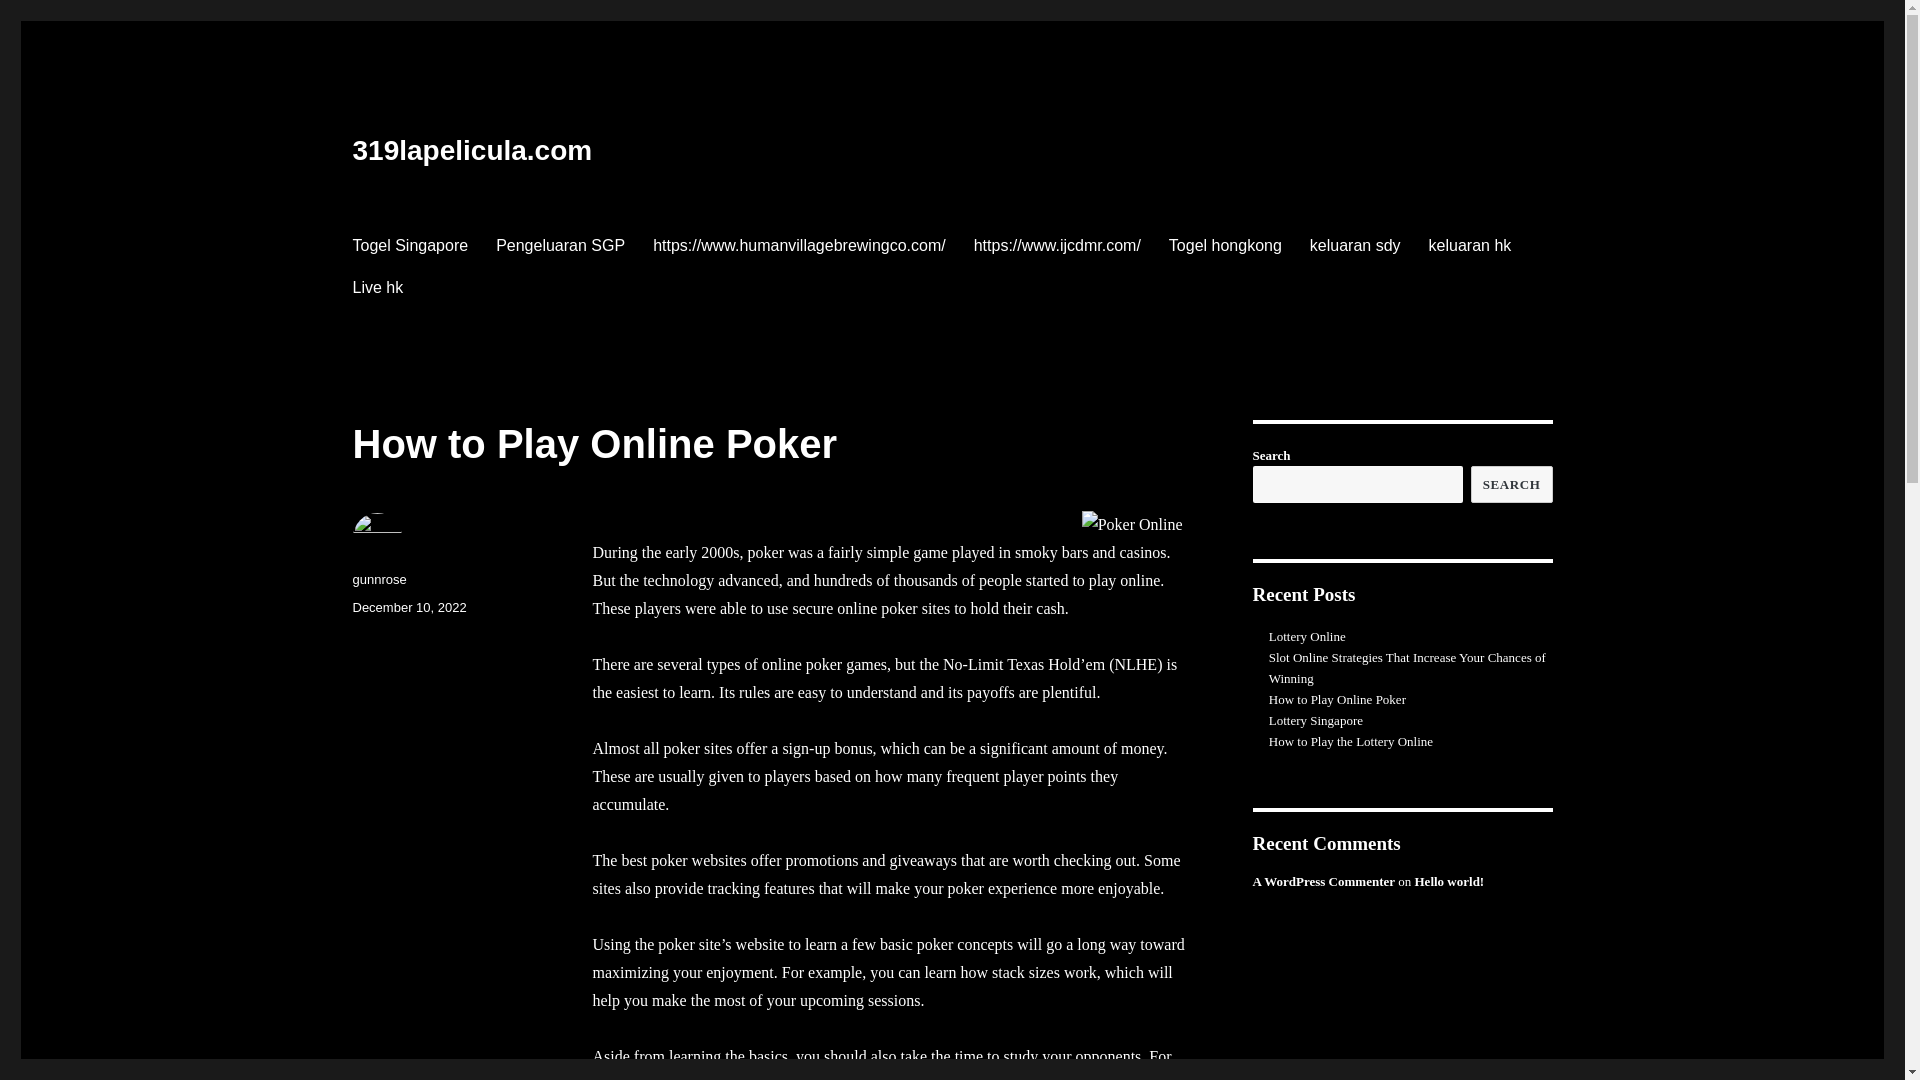  I want to click on 'Hello world!', so click(1449, 880).